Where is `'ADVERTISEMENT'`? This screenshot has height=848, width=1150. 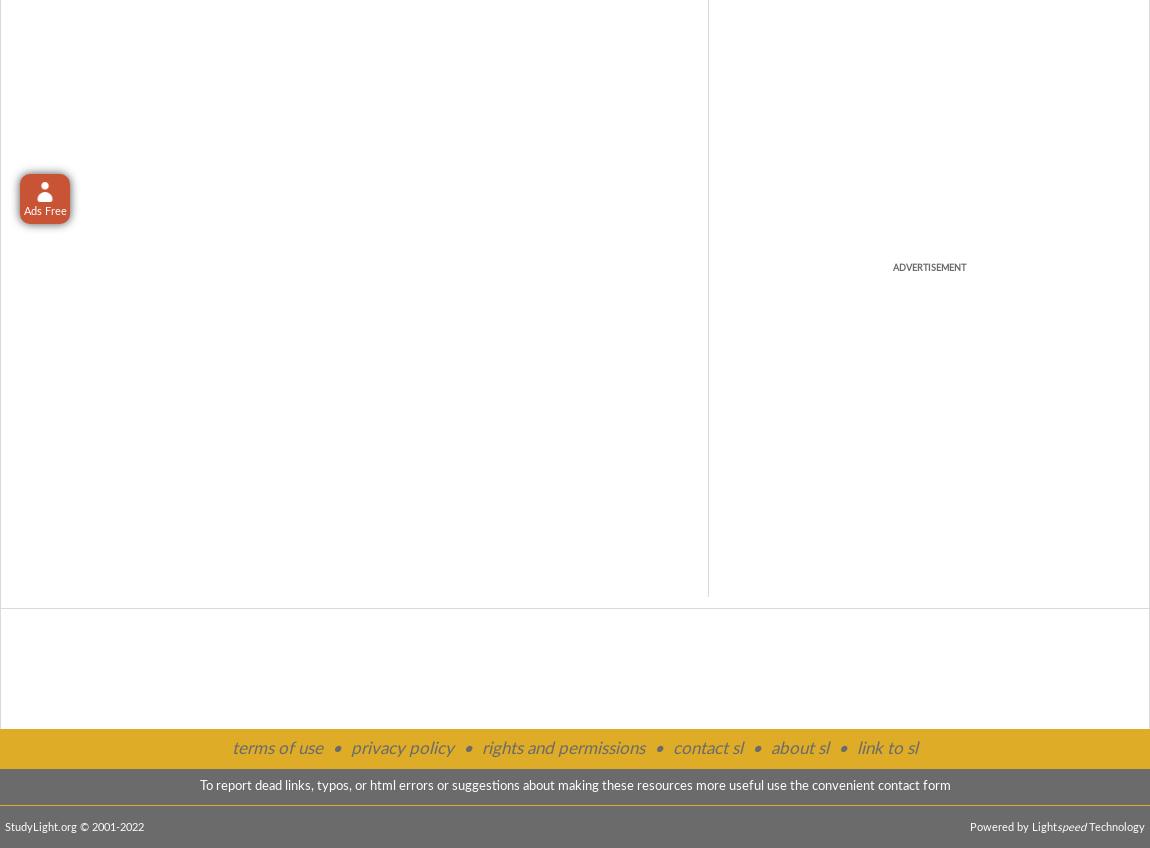
'ADVERTISEMENT' is located at coordinates (892, 268).